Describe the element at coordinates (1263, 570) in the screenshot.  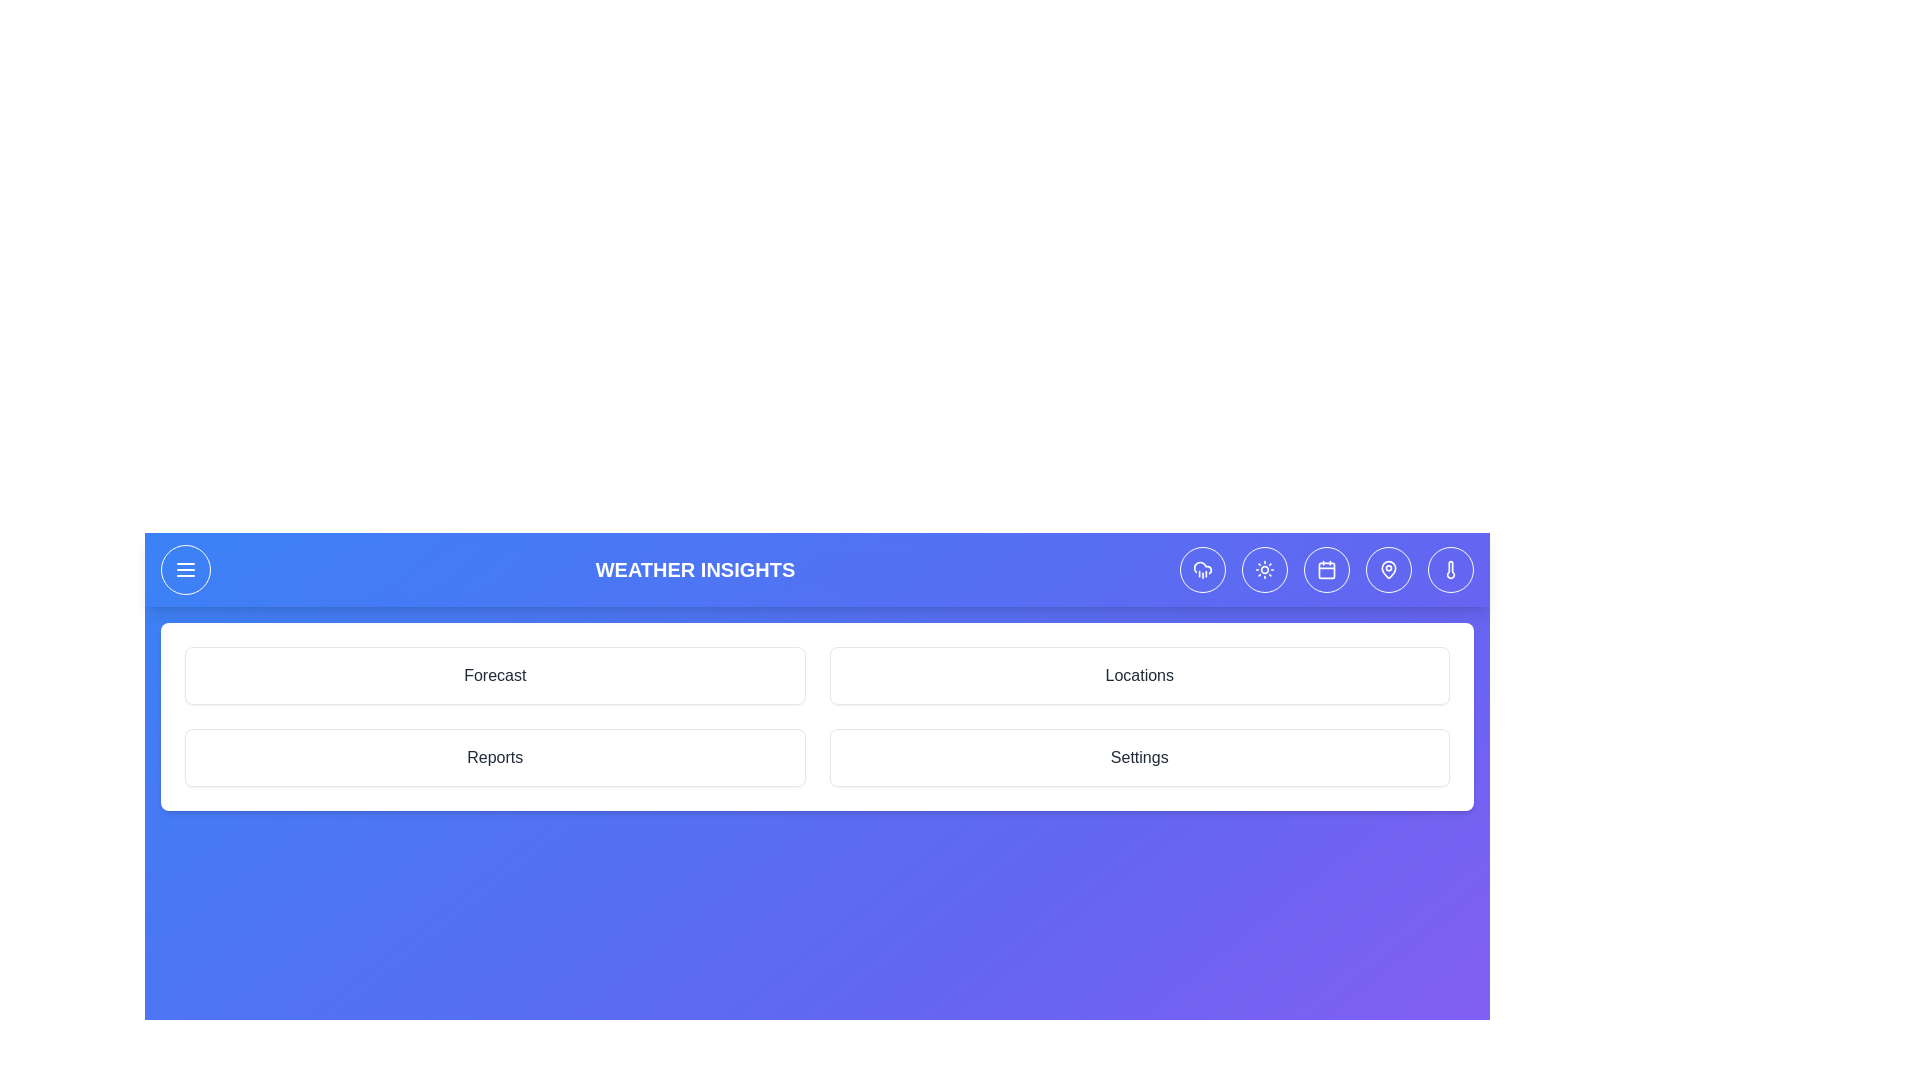
I see `the sun icon in the header` at that location.